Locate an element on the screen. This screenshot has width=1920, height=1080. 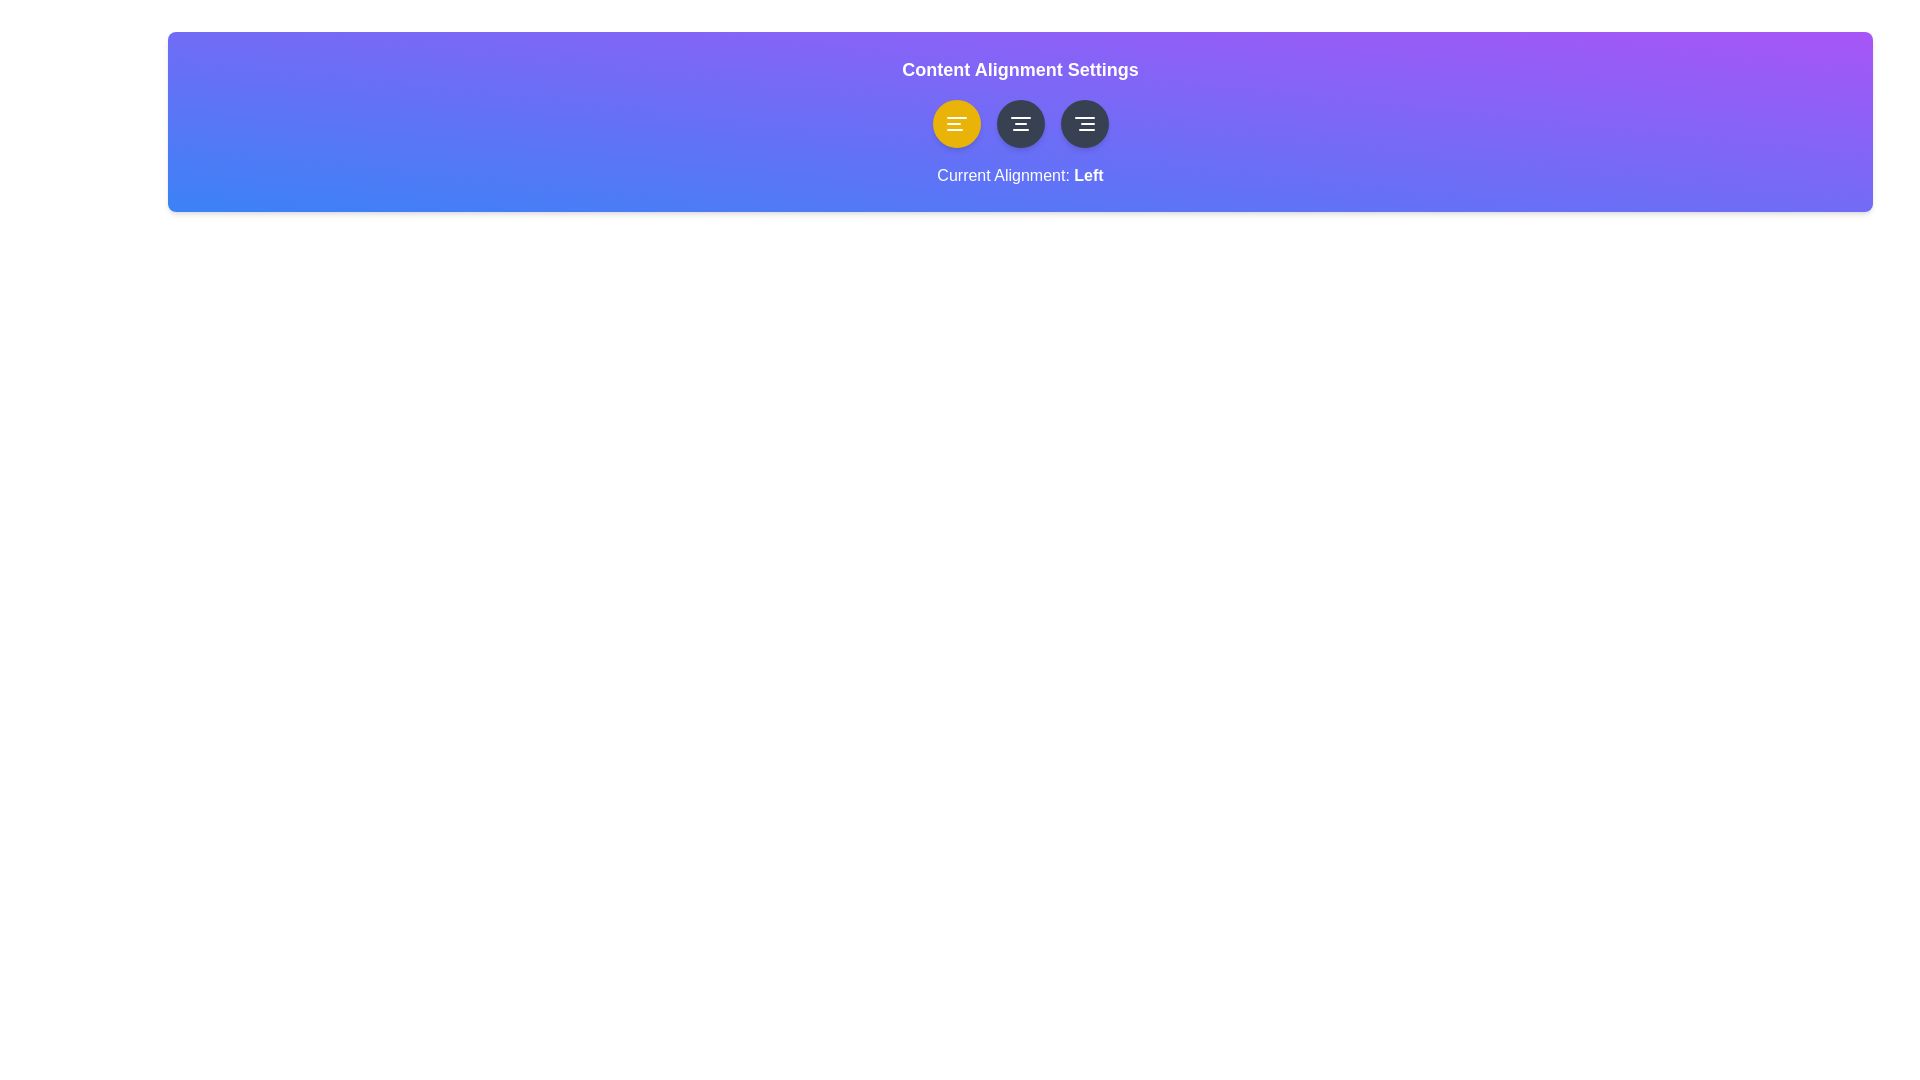
the button corresponding to center is located at coordinates (1020, 123).